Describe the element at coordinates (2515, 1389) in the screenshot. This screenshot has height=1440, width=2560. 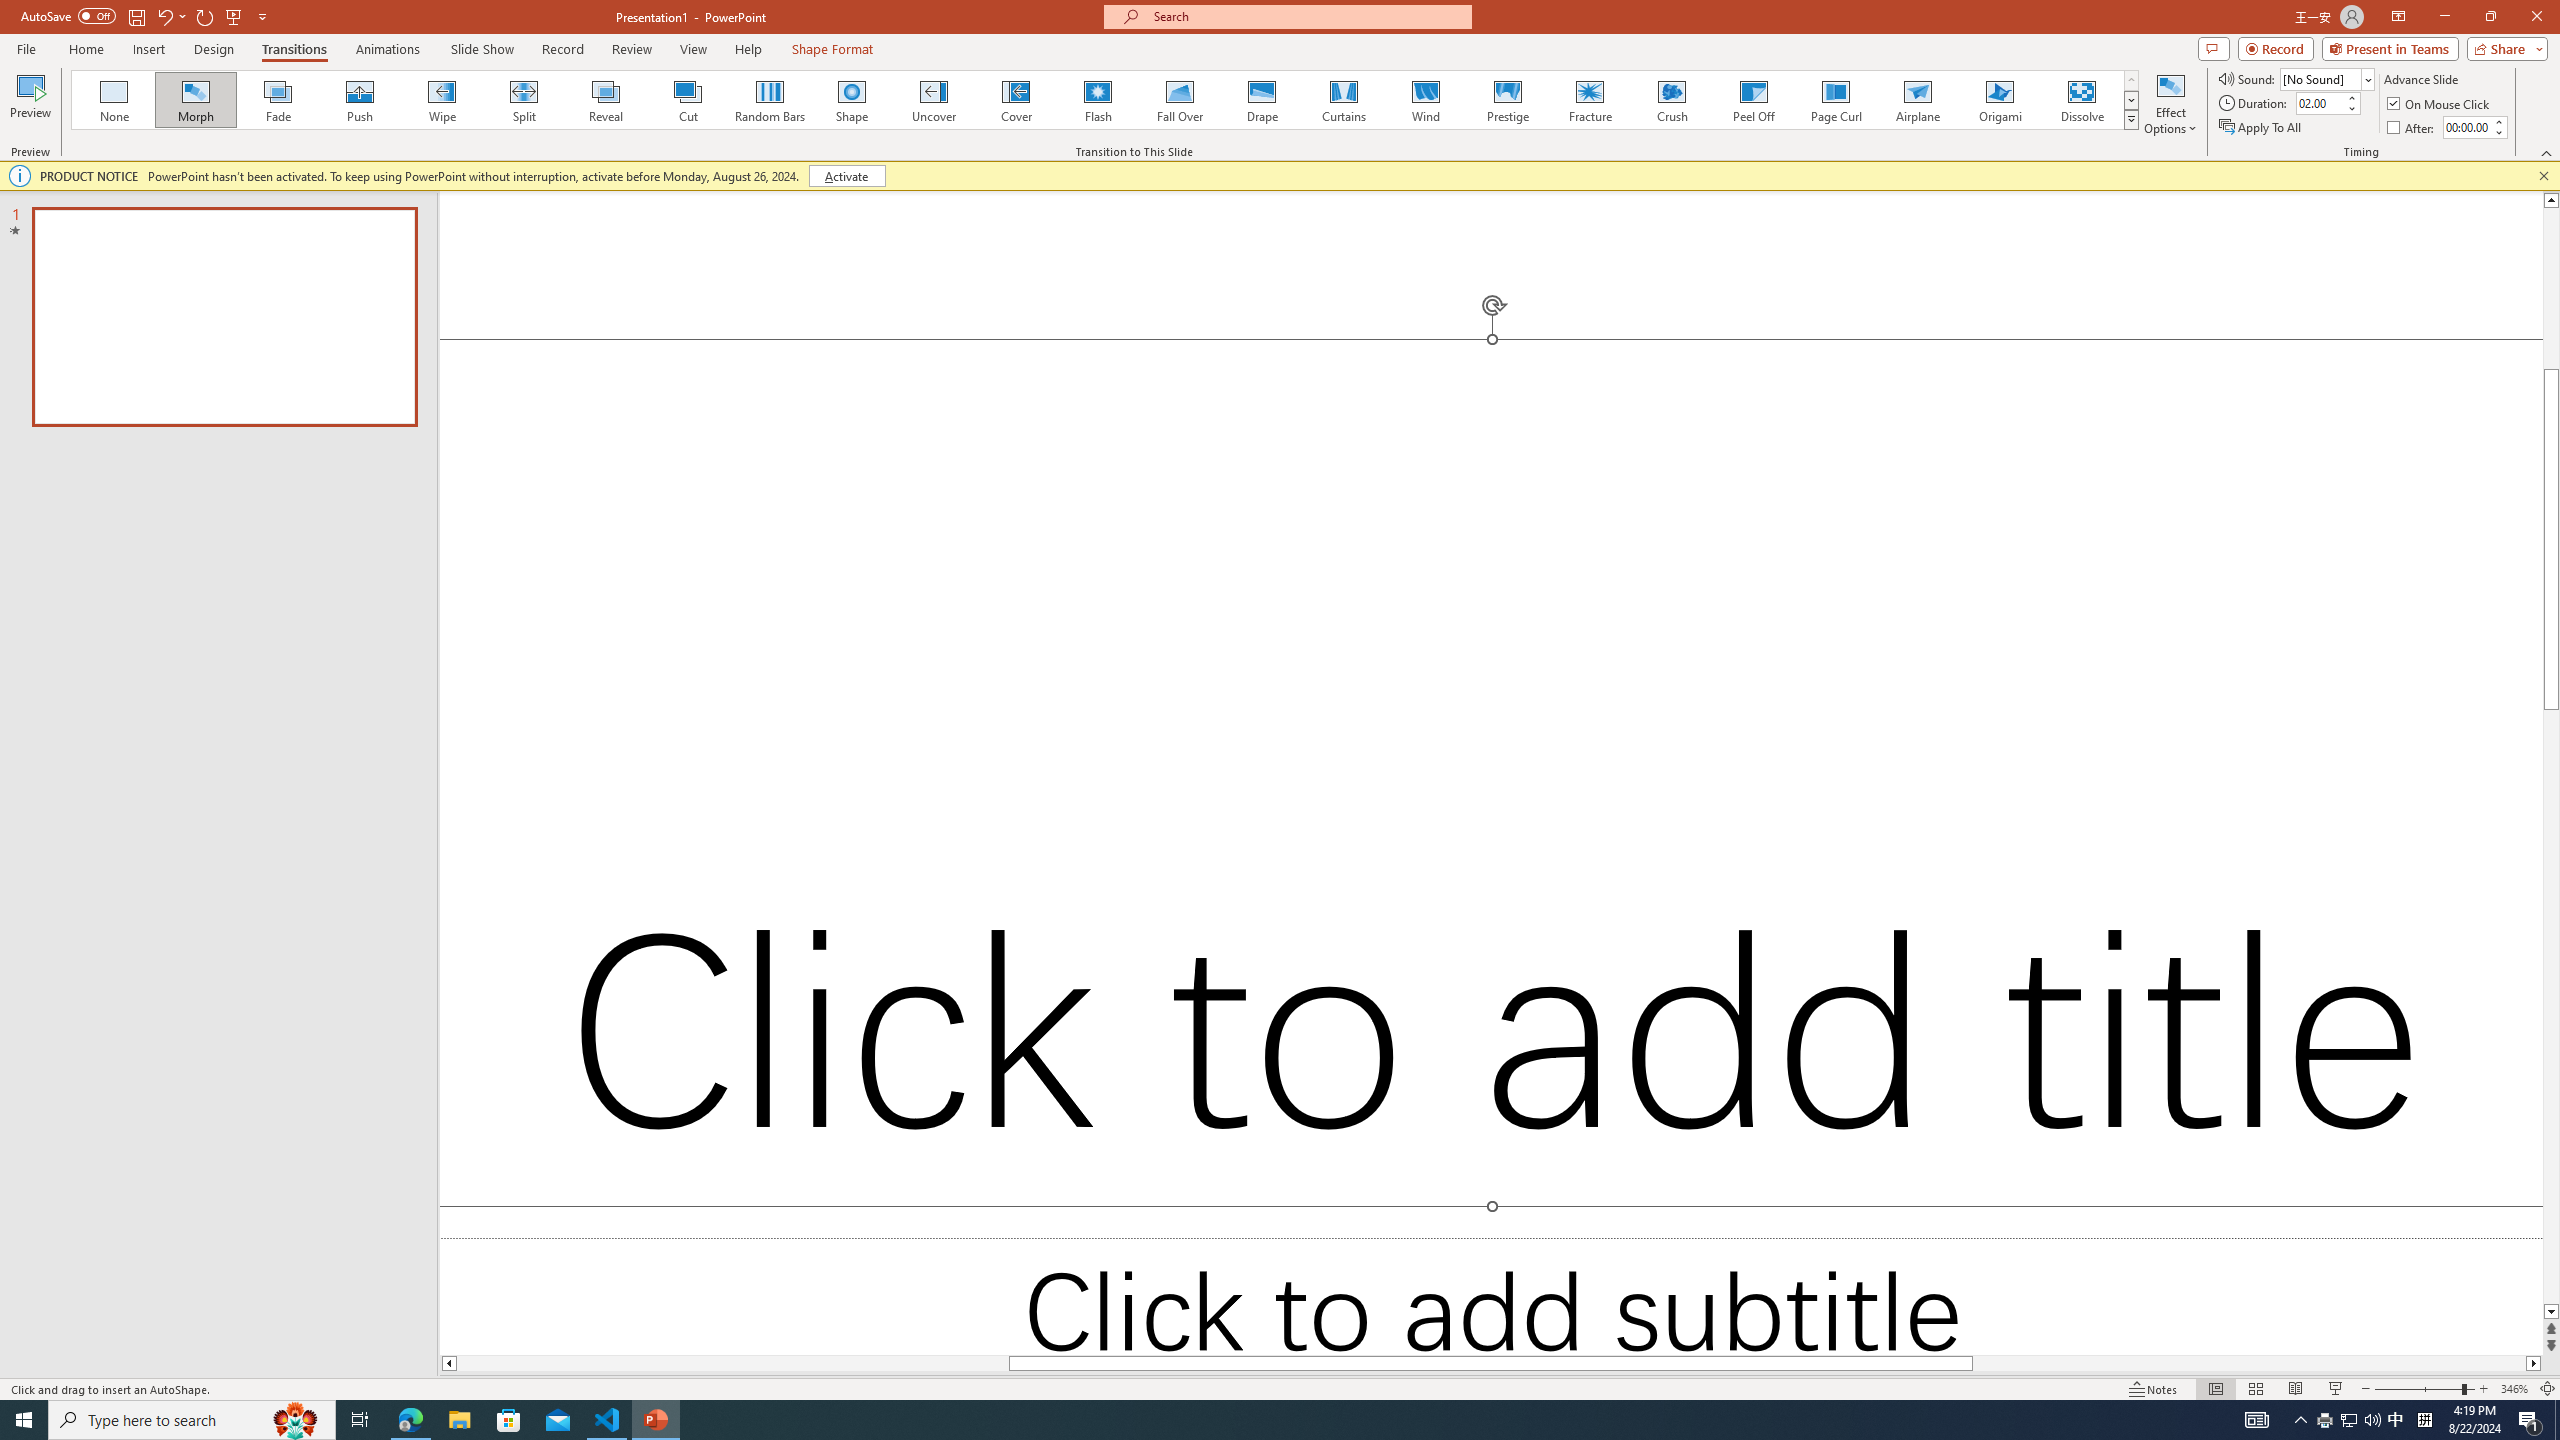
I see `'Zoom 346%'` at that location.